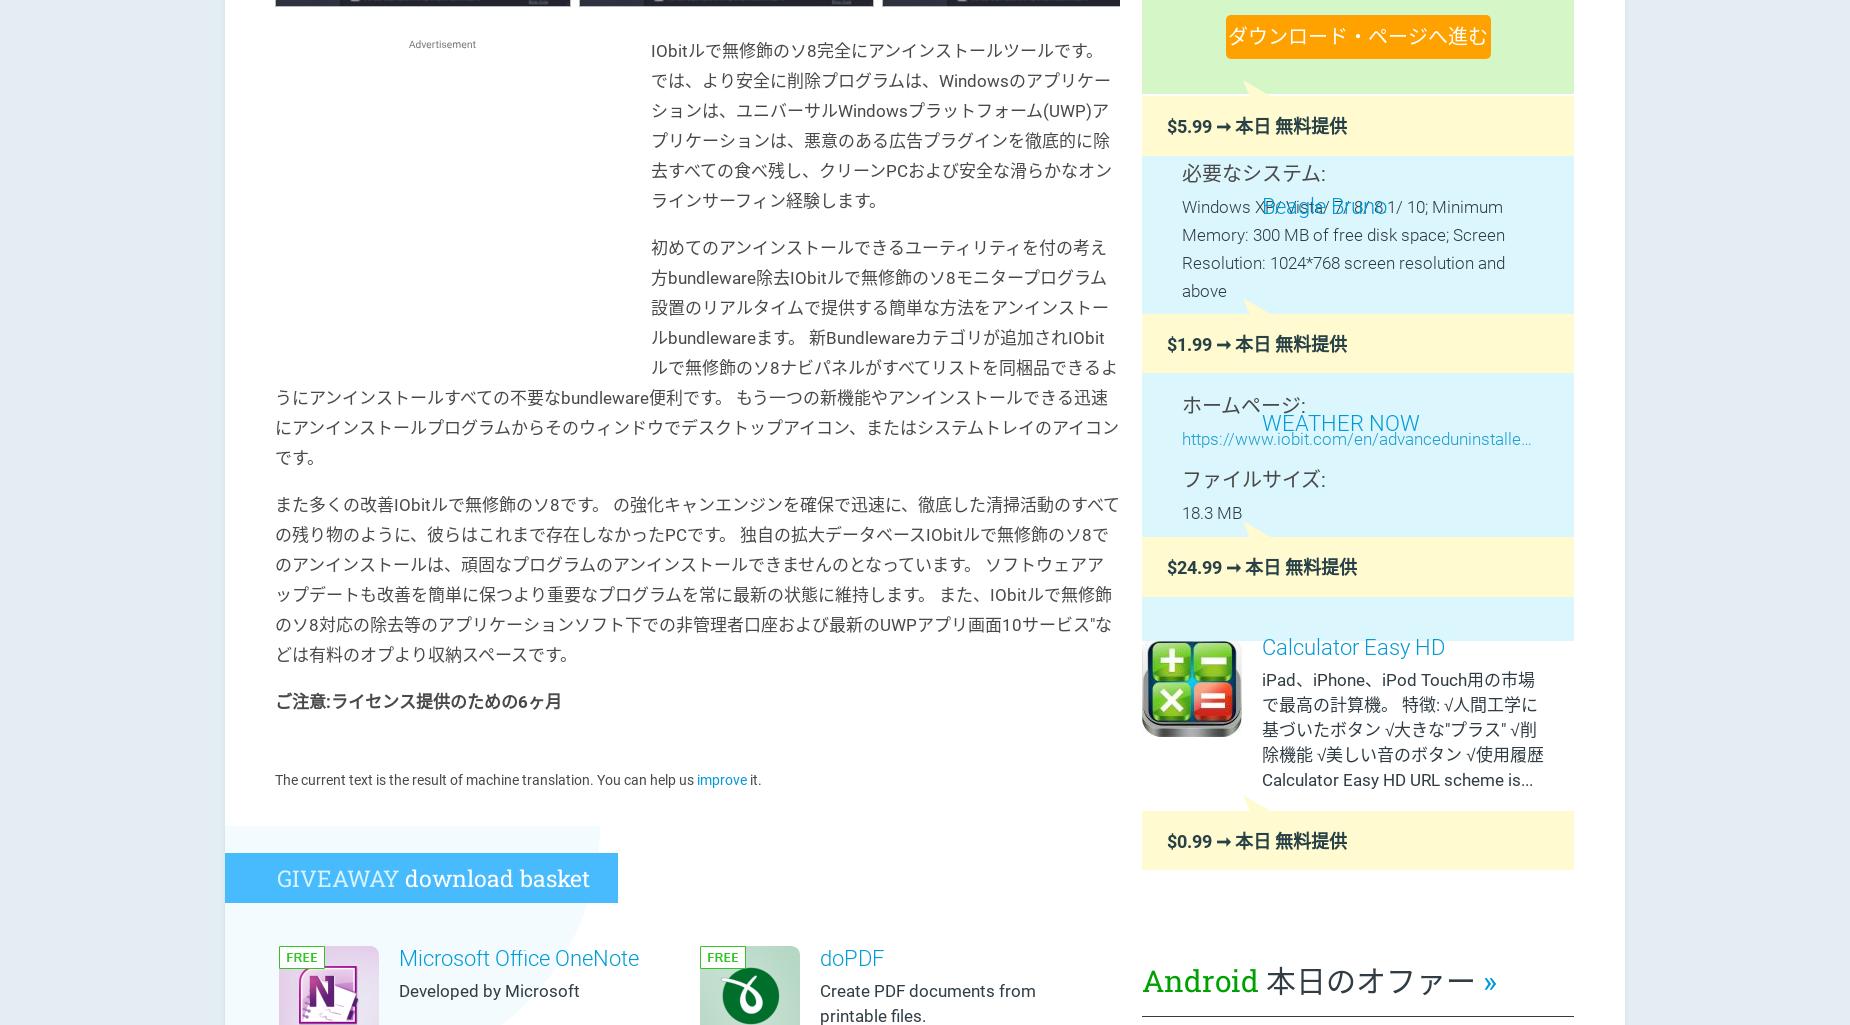 The height and width of the screenshot is (1025, 1850). Describe the element at coordinates (398, 957) in the screenshot. I see `'Microsoft Office OneNote'` at that location.